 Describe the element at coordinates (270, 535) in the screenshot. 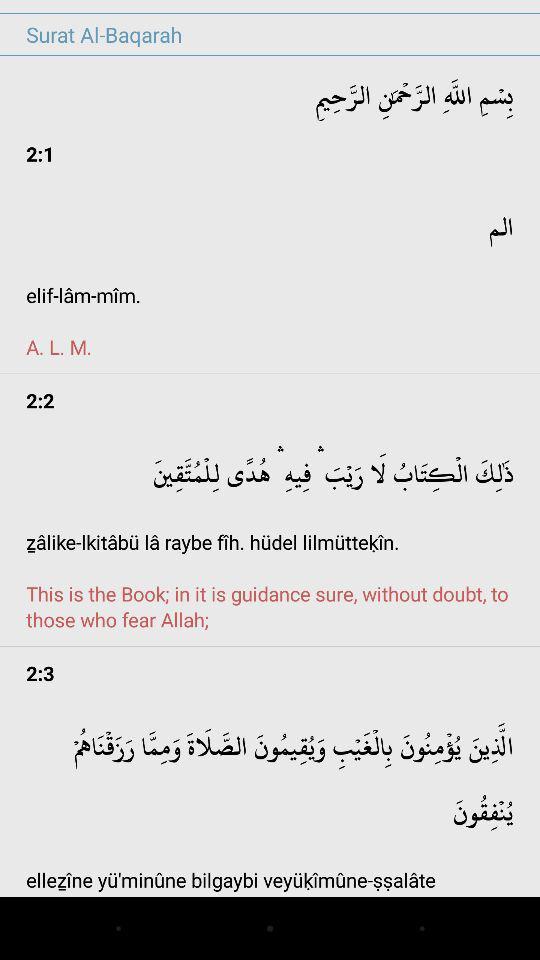

I see `the item below 2:2 item` at that location.